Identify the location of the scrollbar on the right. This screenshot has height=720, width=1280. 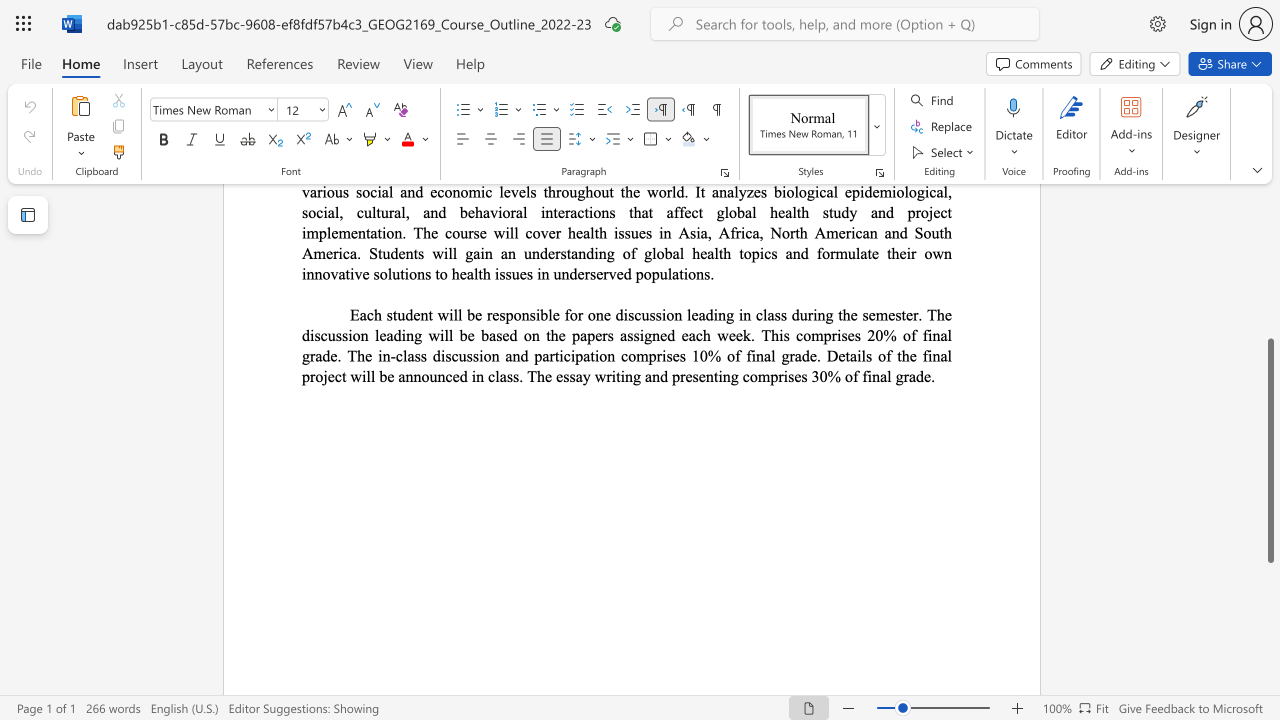
(1269, 248).